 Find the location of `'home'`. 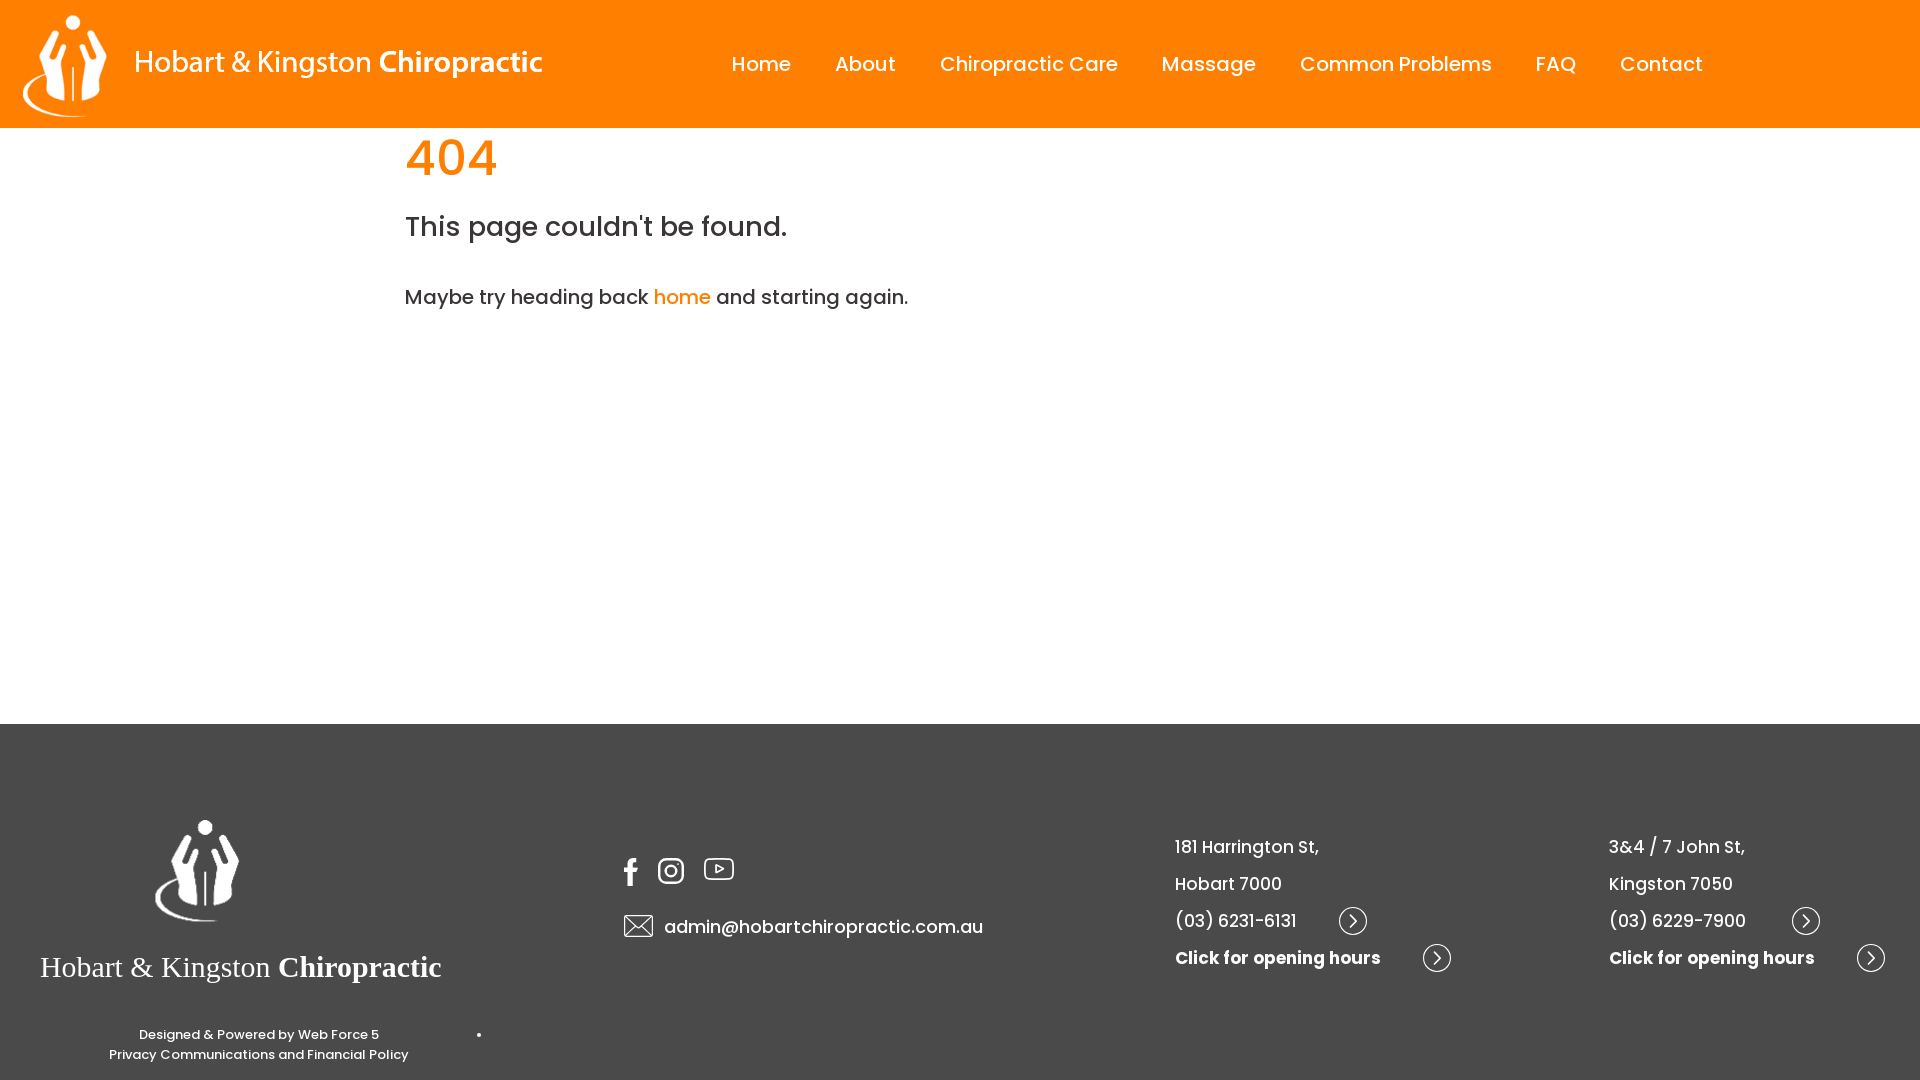

'home' is located at coordinates (682, 297).